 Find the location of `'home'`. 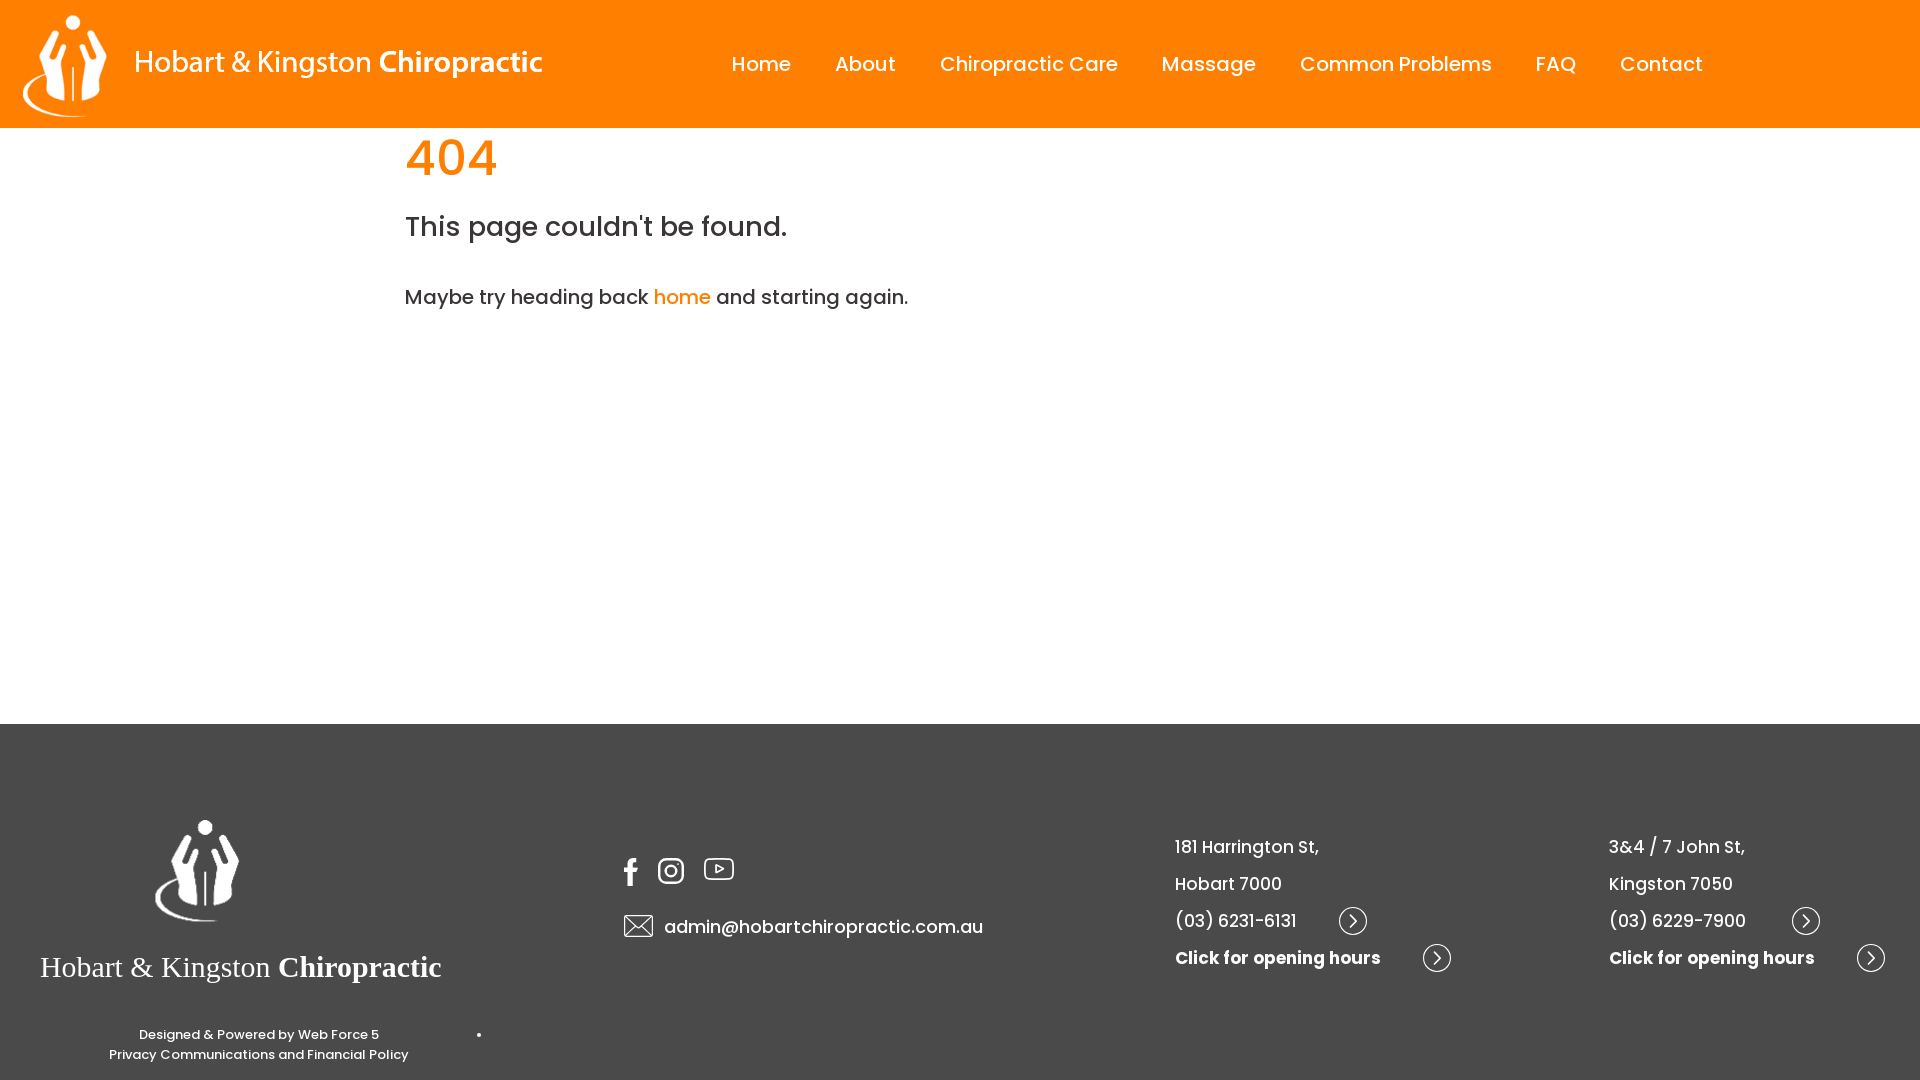

'home' is located at coordinates (682, 297).